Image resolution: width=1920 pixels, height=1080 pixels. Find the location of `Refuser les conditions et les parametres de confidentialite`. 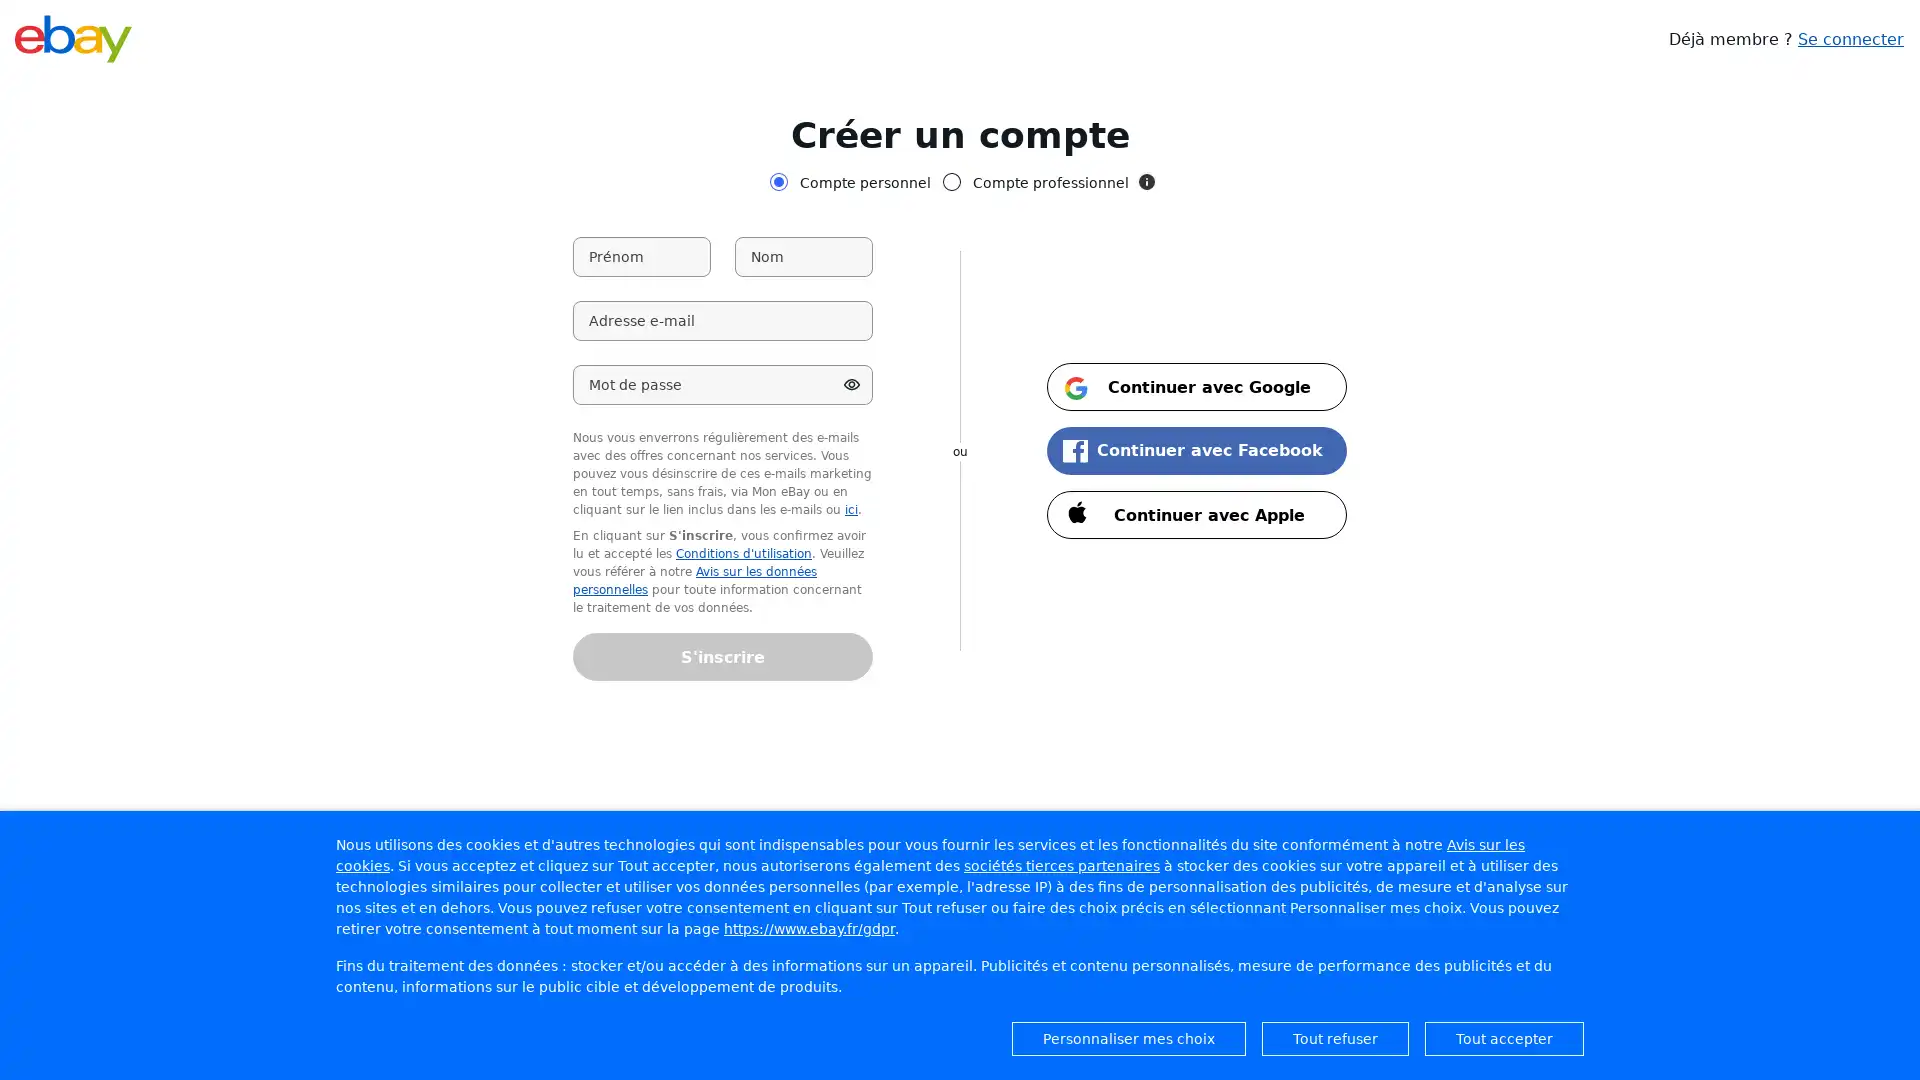

Refuser les conditions et les parametres de confidentialite is located at coordinates (1335, 1037).